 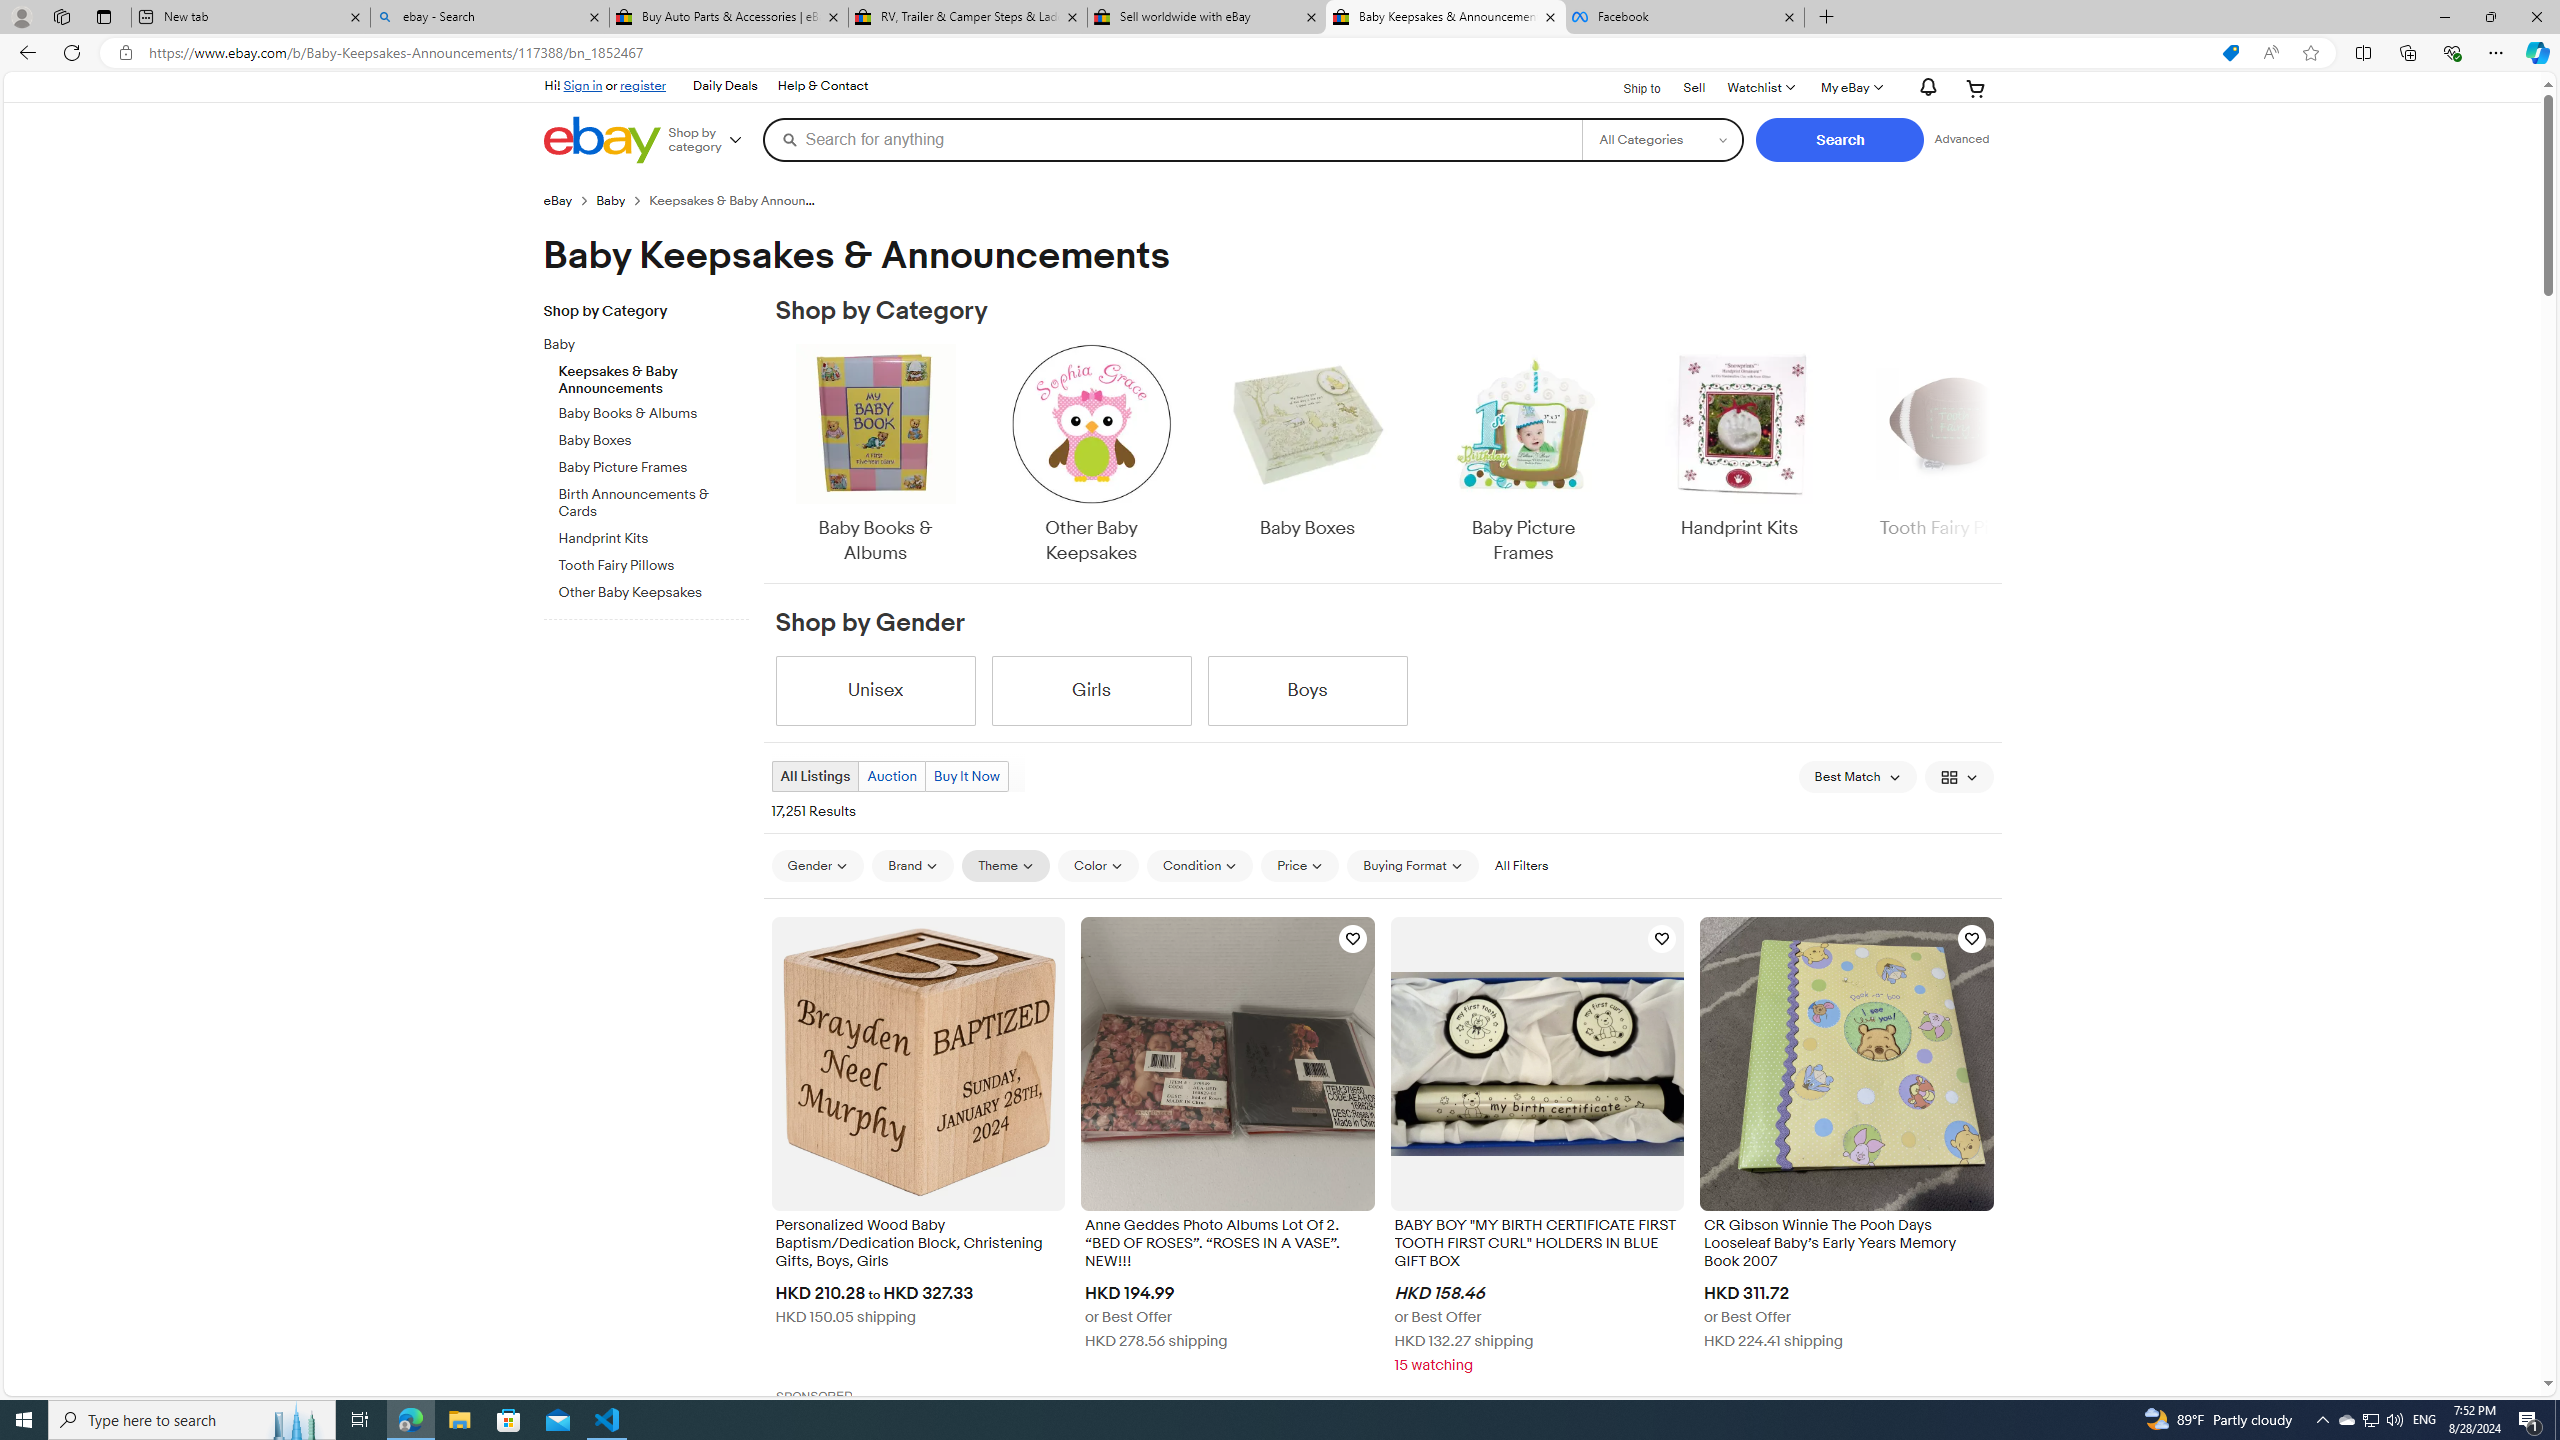 What do you see at coordinates (913, 865) in the screenshot?
I see `'Brand'` at bounding box center [913, 865].